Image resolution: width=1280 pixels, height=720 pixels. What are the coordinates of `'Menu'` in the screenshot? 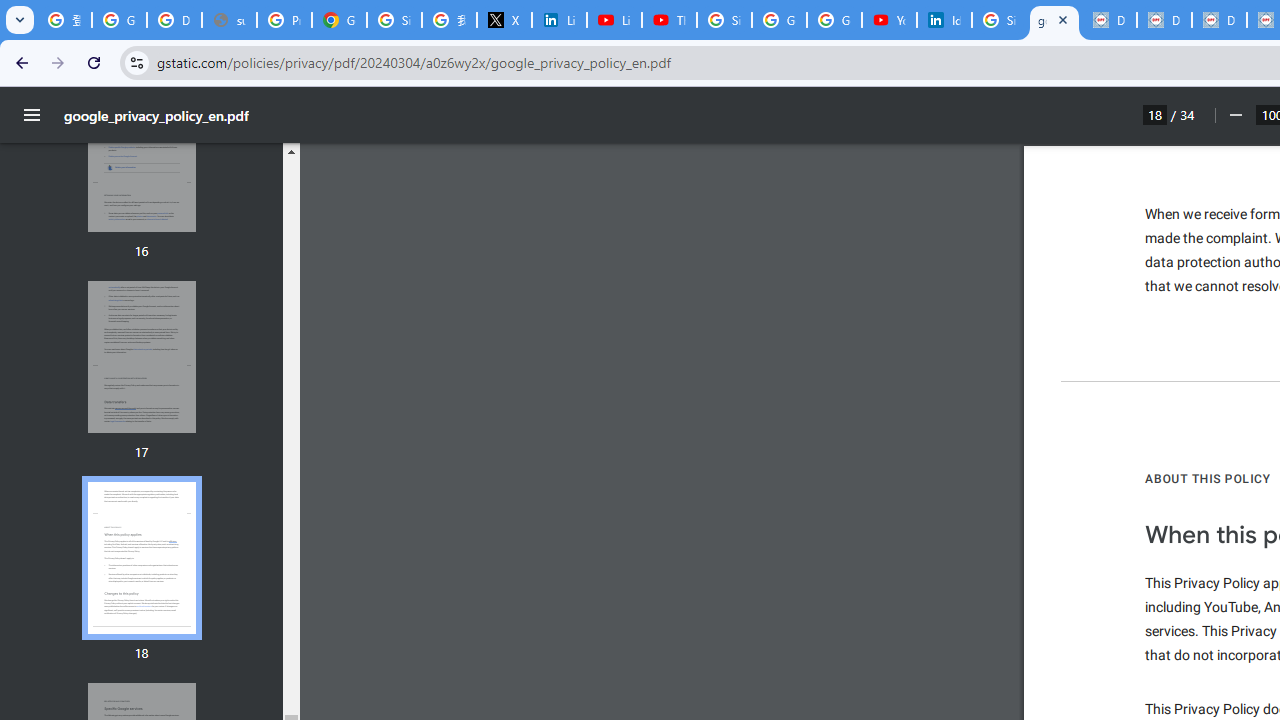 It's located at (32, 115).